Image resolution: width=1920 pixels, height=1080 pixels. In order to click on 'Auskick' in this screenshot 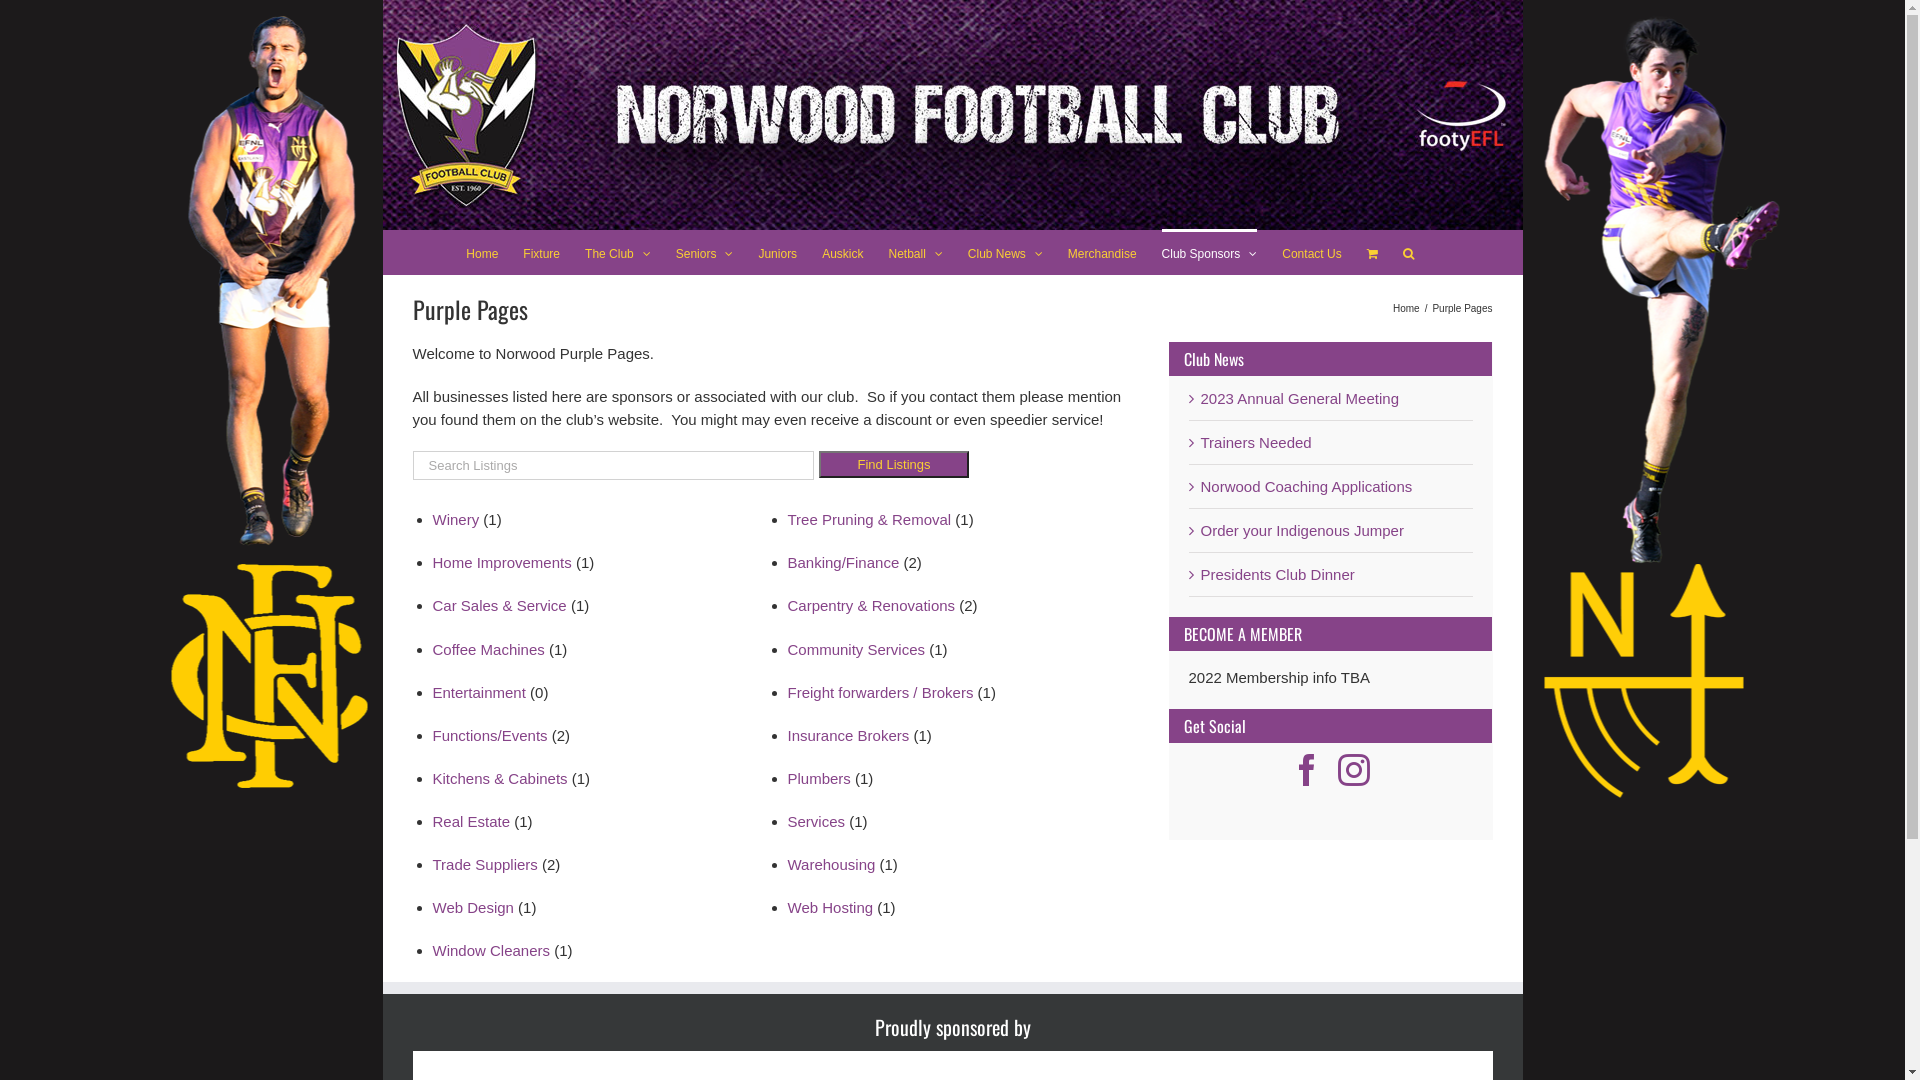, I will do `click(842, 250)`.